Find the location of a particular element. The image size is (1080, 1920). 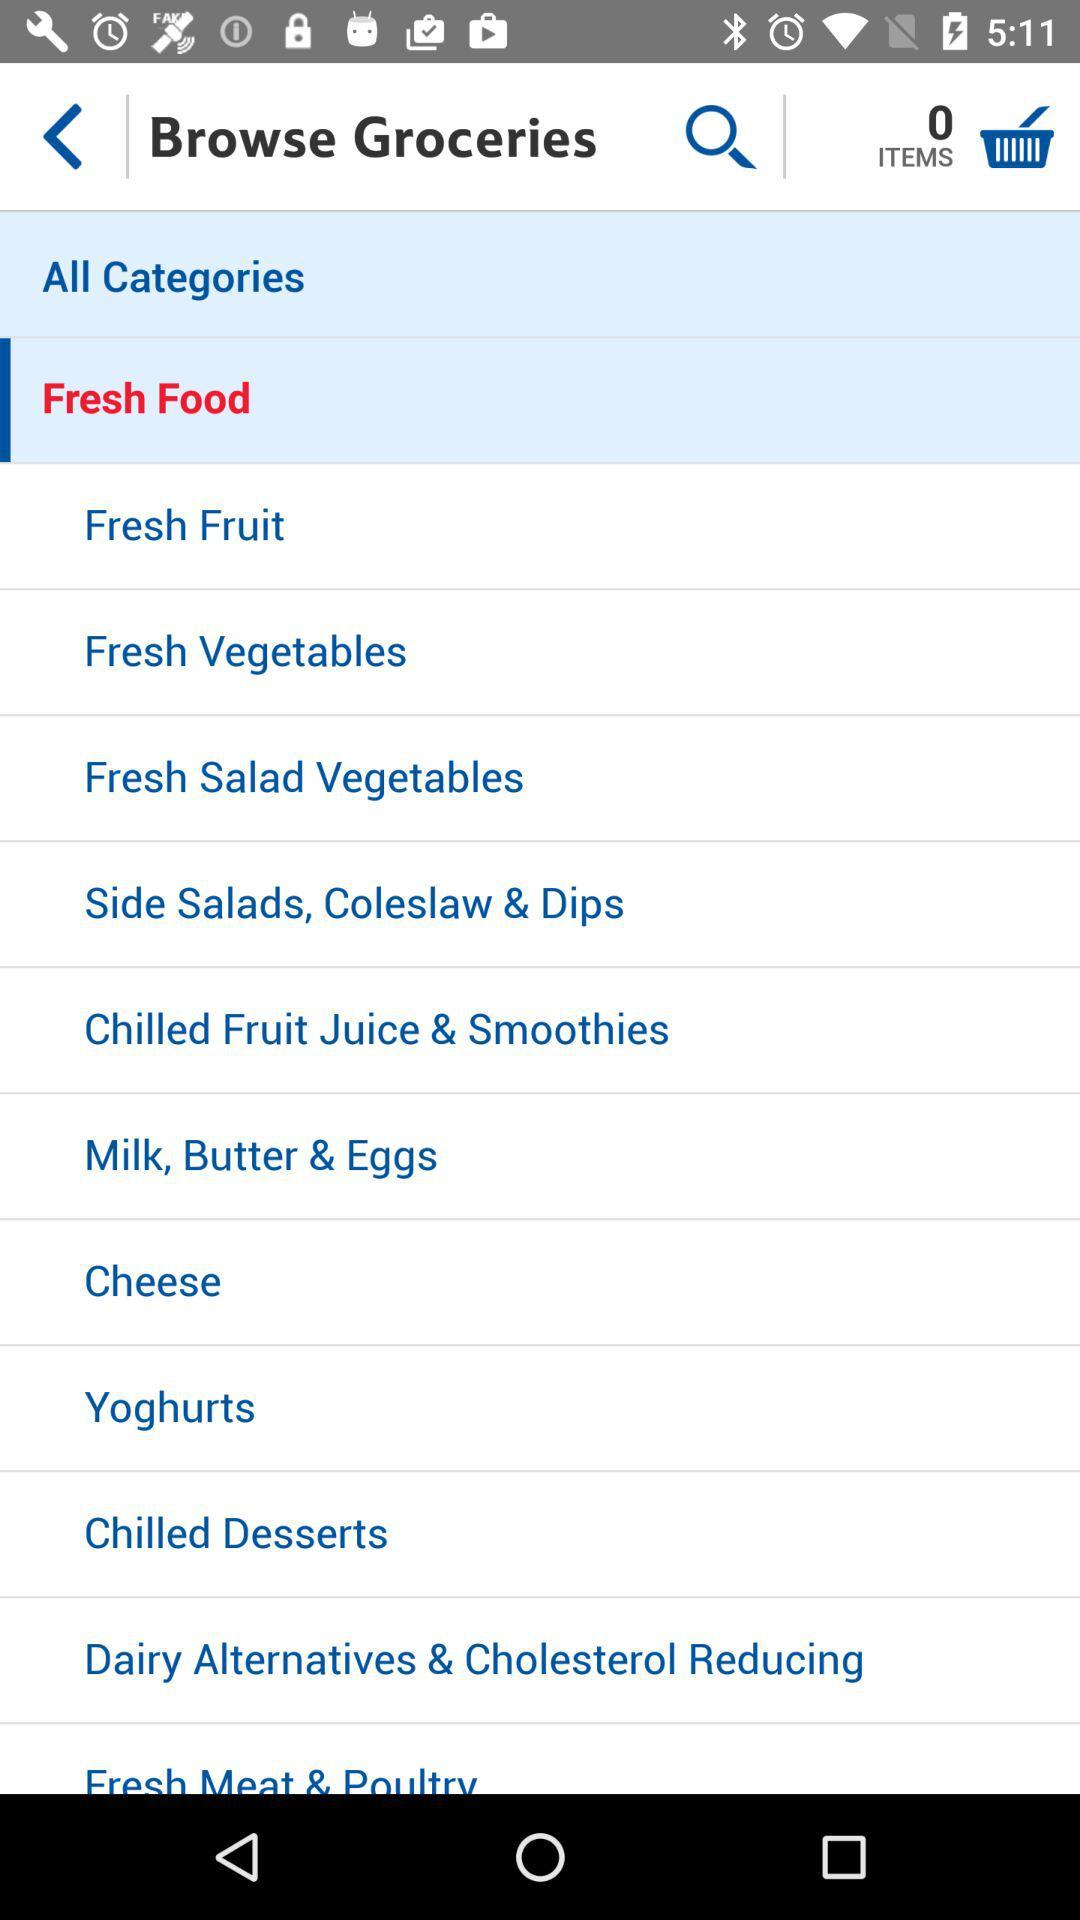

the fresh fruit icon is located at coordinates (540, 527).